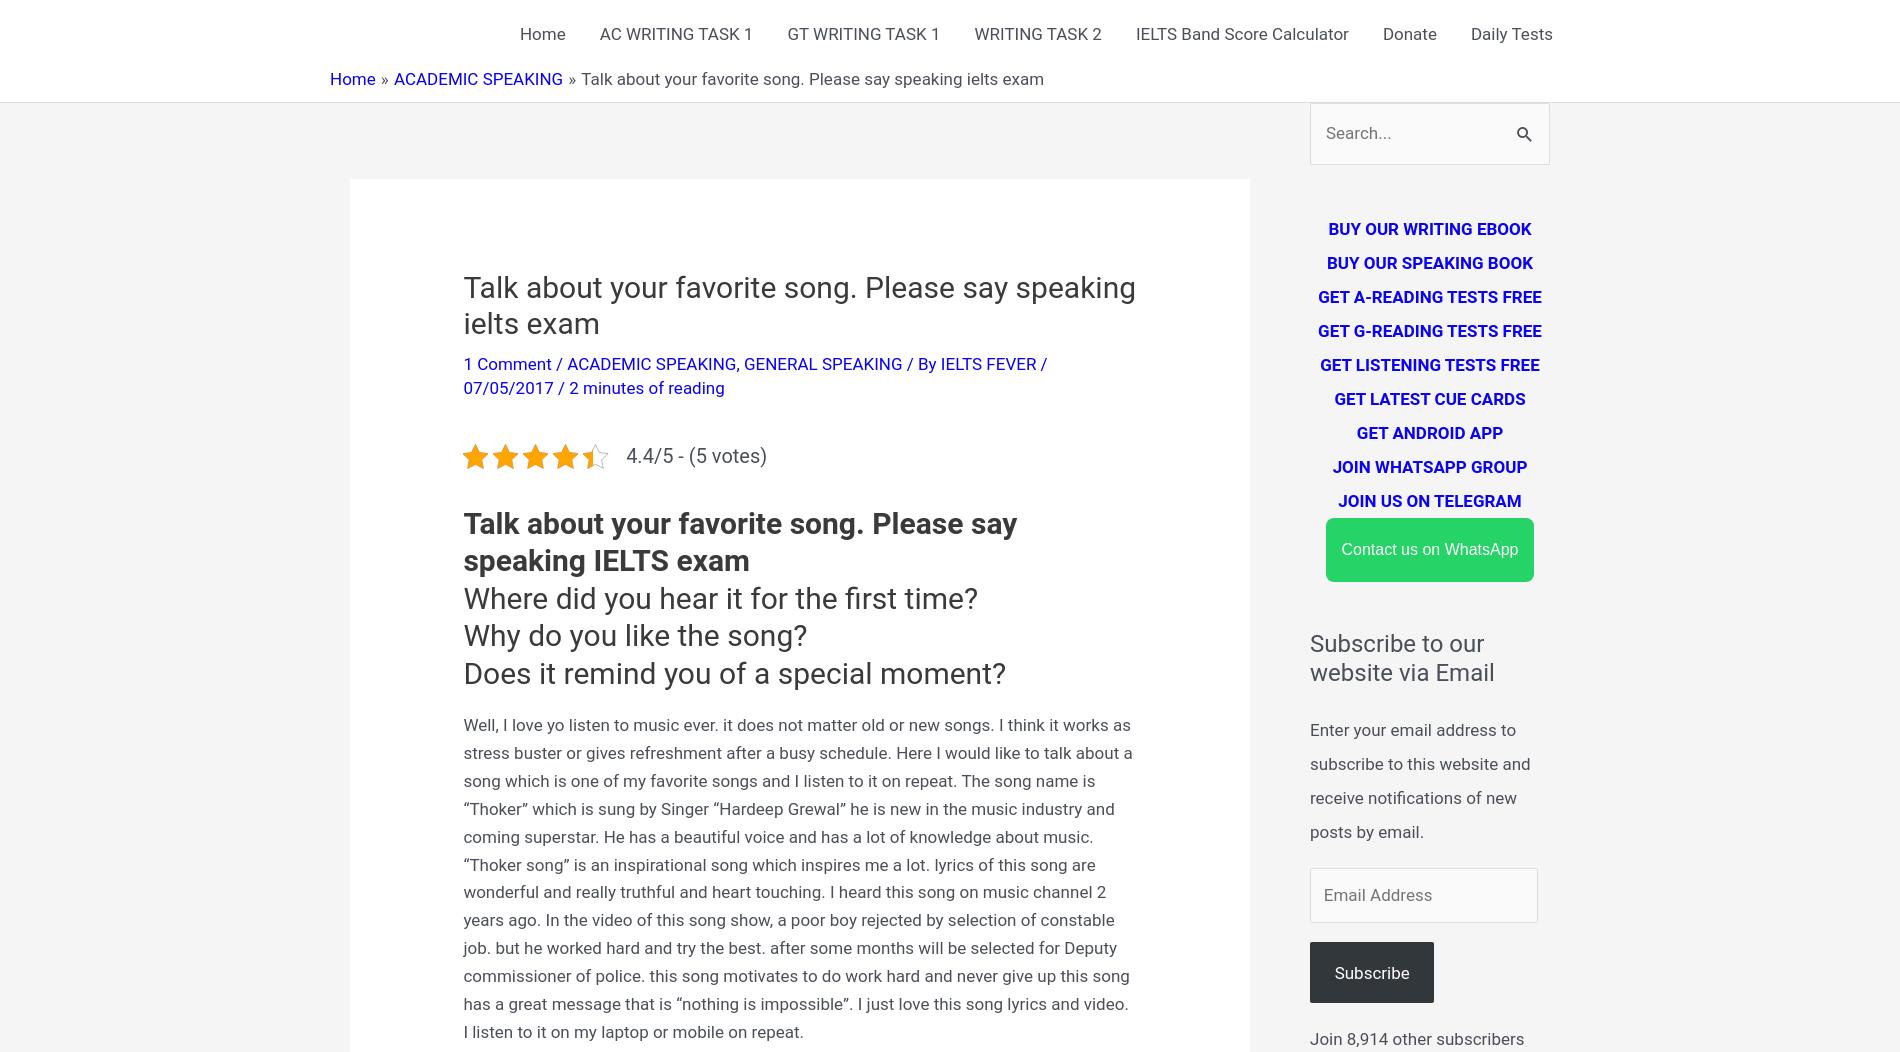  Describe the element at coordinates (785, 33) in the screenshot. I see `'GT WRITING TASK 1'` at that location.